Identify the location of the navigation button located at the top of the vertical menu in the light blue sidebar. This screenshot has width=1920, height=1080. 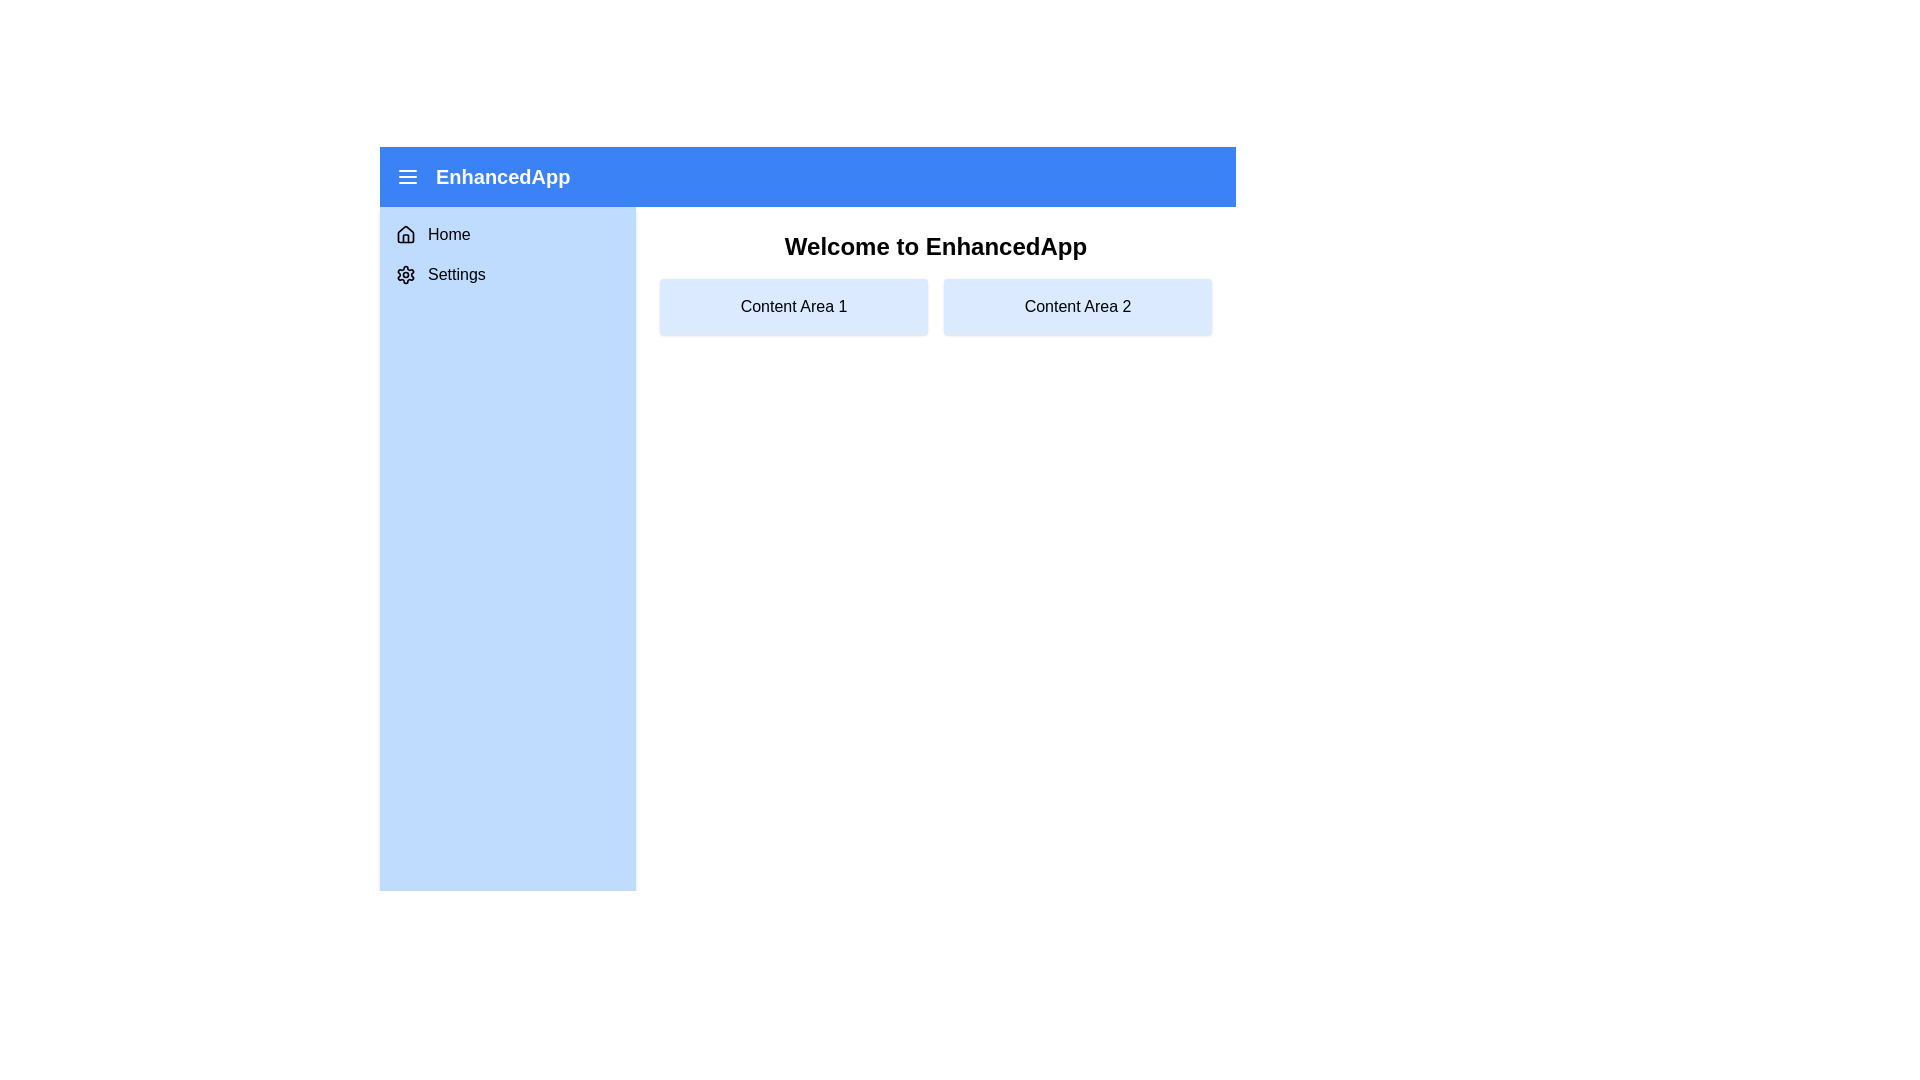
(508, 234).